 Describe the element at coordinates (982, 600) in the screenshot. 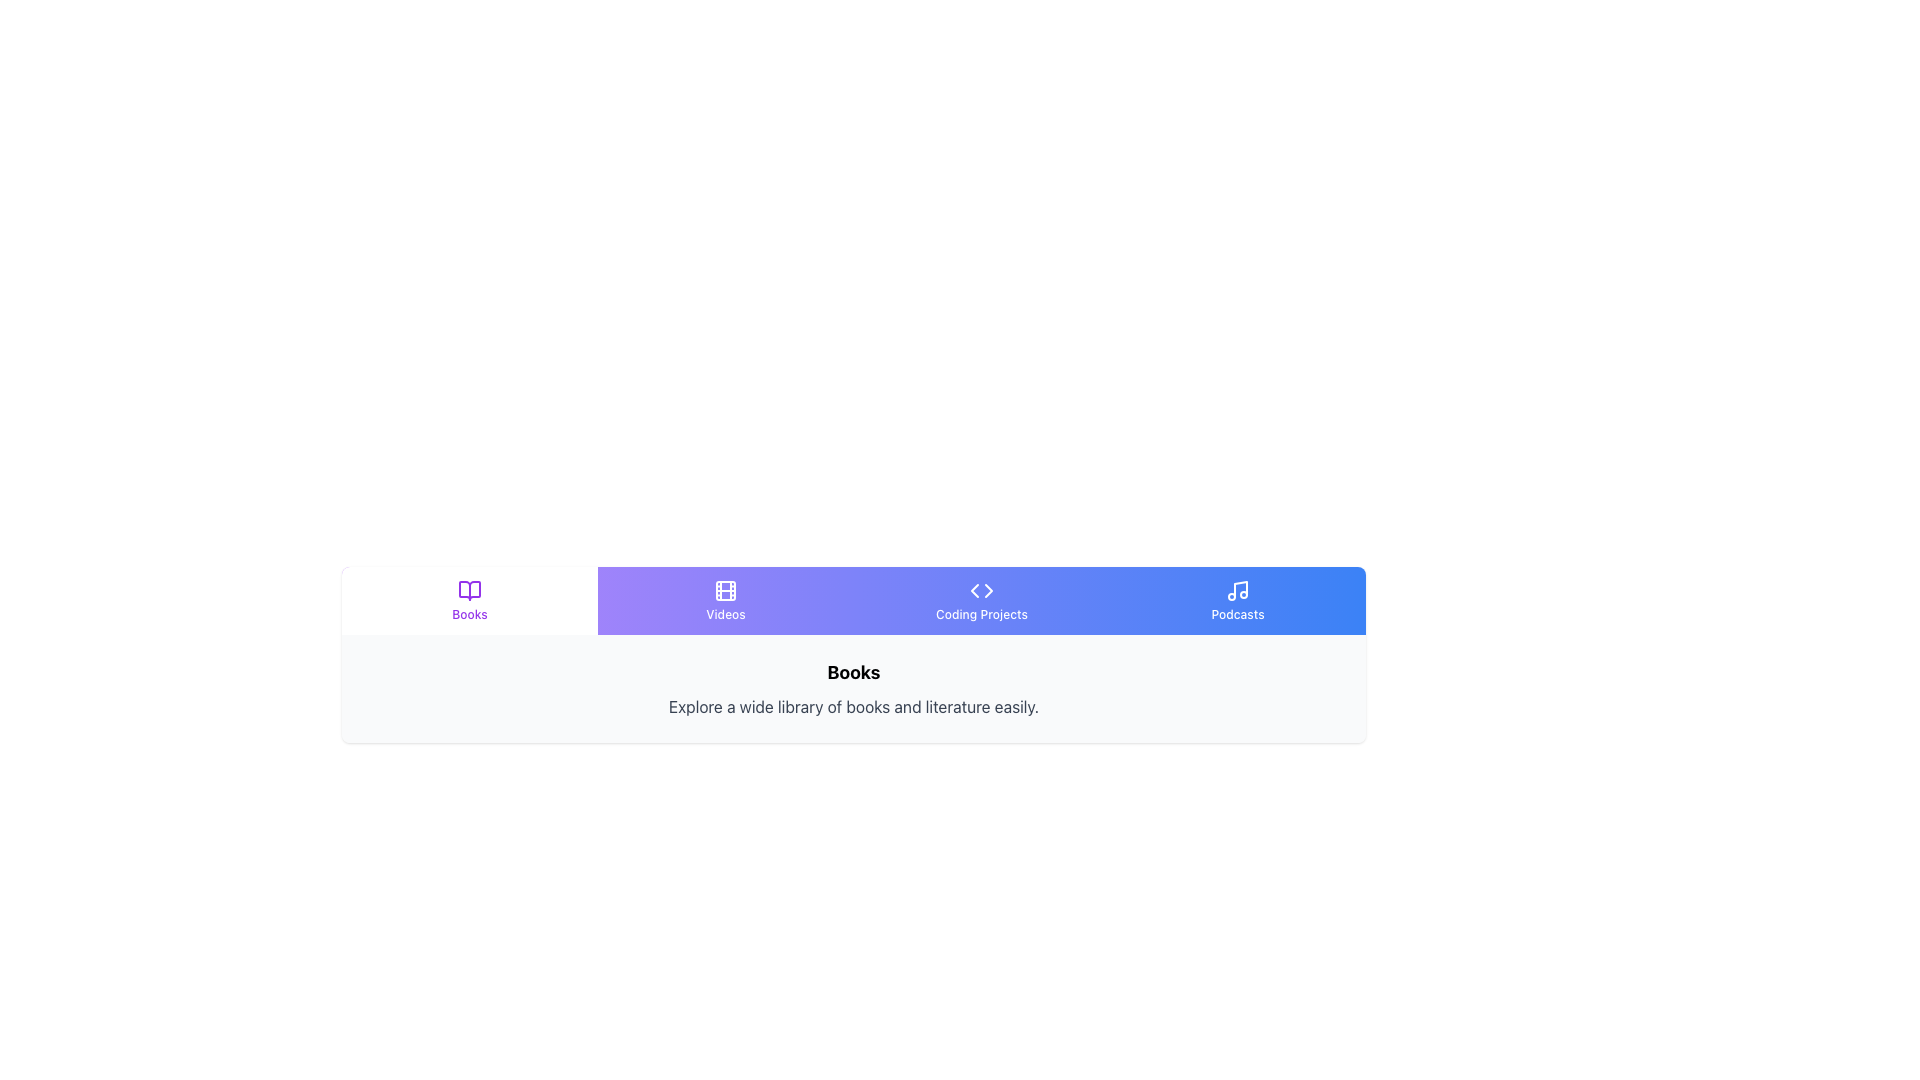

I see `the 'Coding Projects' button, which is visually represented by a centered icon of angle brackets and styled with a gradient background, to possibly reveal additional information or effects` at that location.